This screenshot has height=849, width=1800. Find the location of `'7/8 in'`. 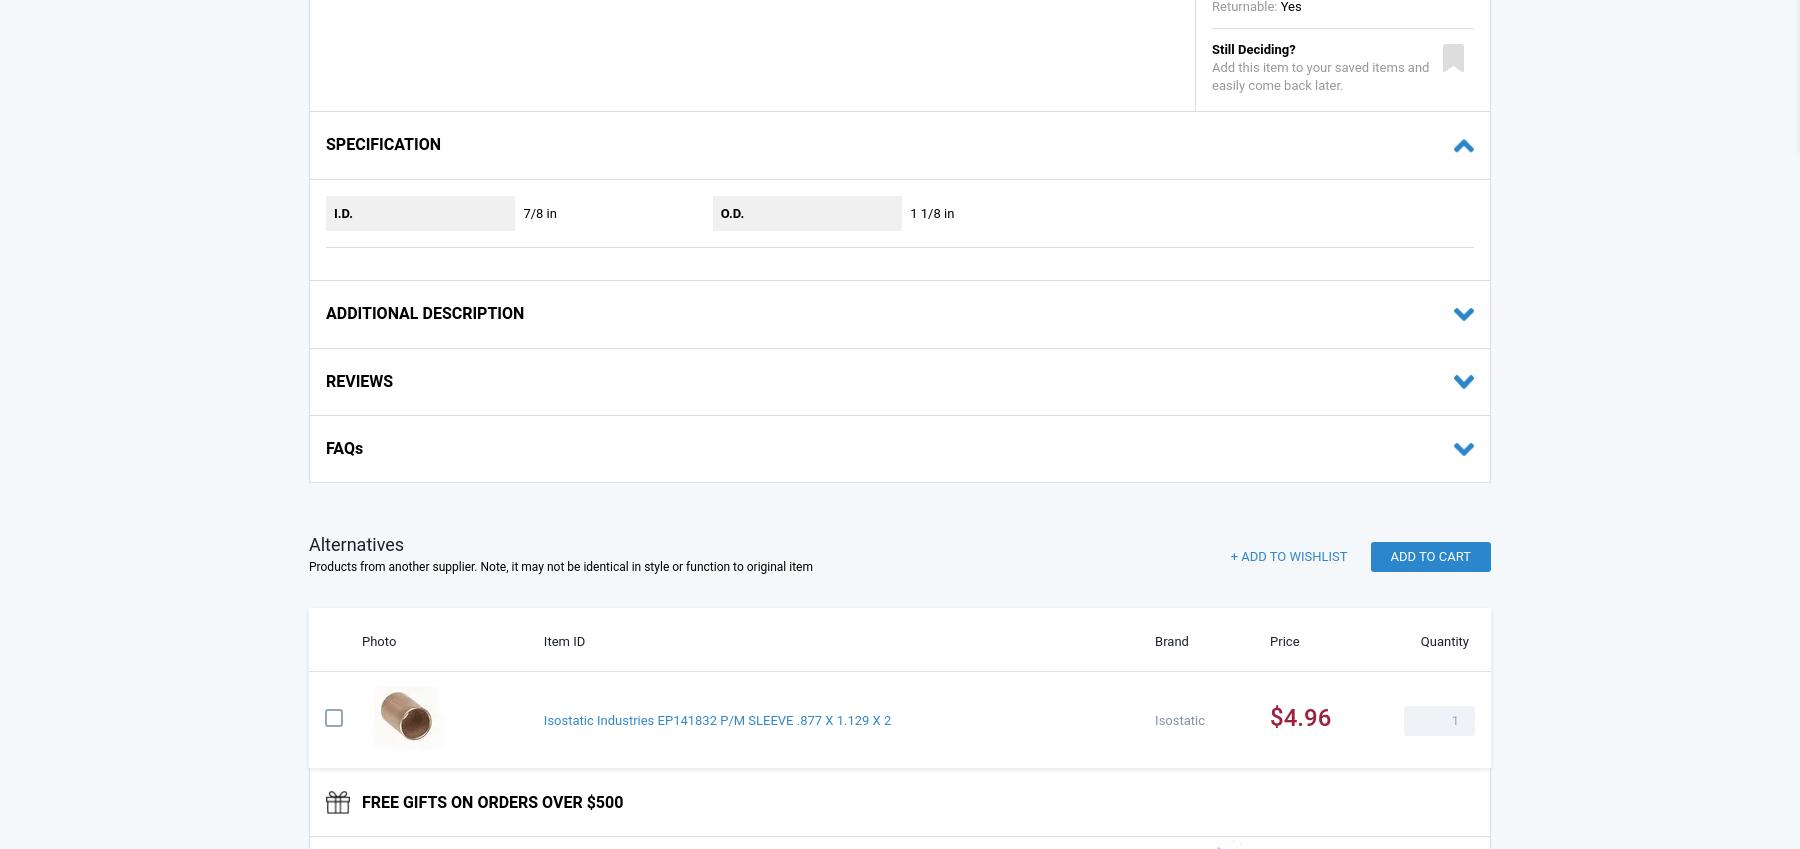

'7/8 in' is located at coordinates (538, 211).